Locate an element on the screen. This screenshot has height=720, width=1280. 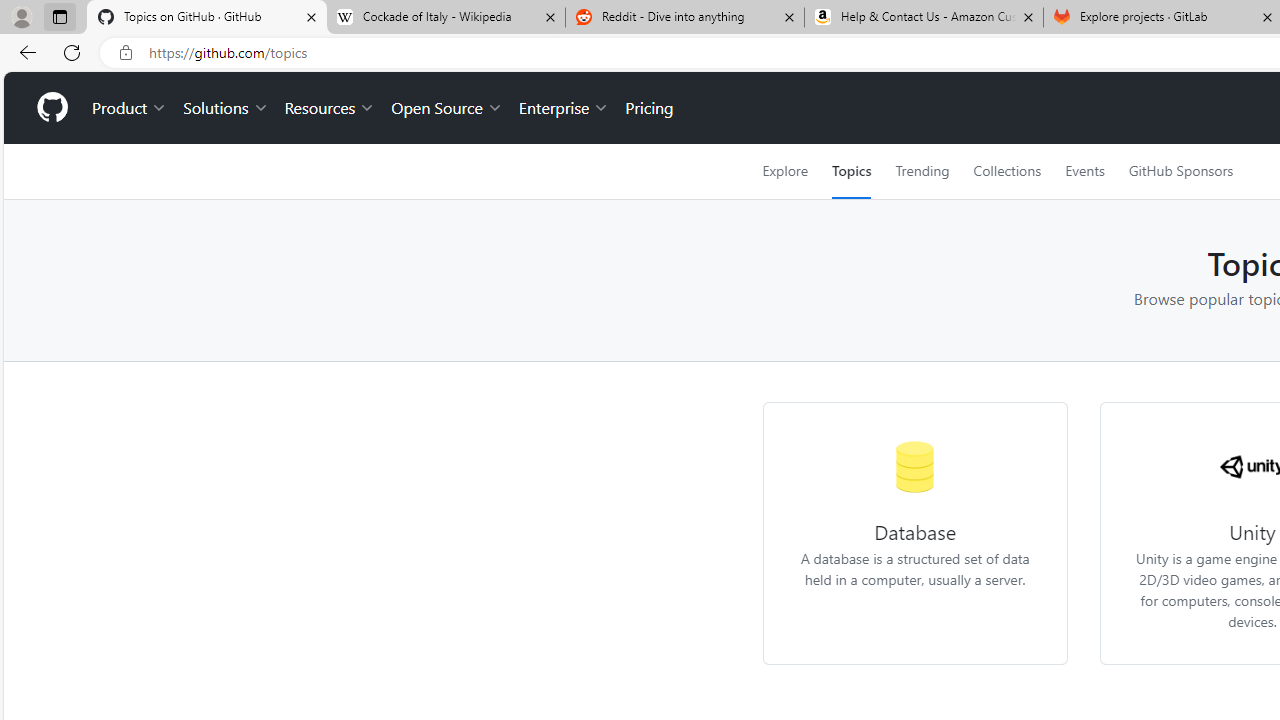
'Trending' is located at coordinates (921, 170).